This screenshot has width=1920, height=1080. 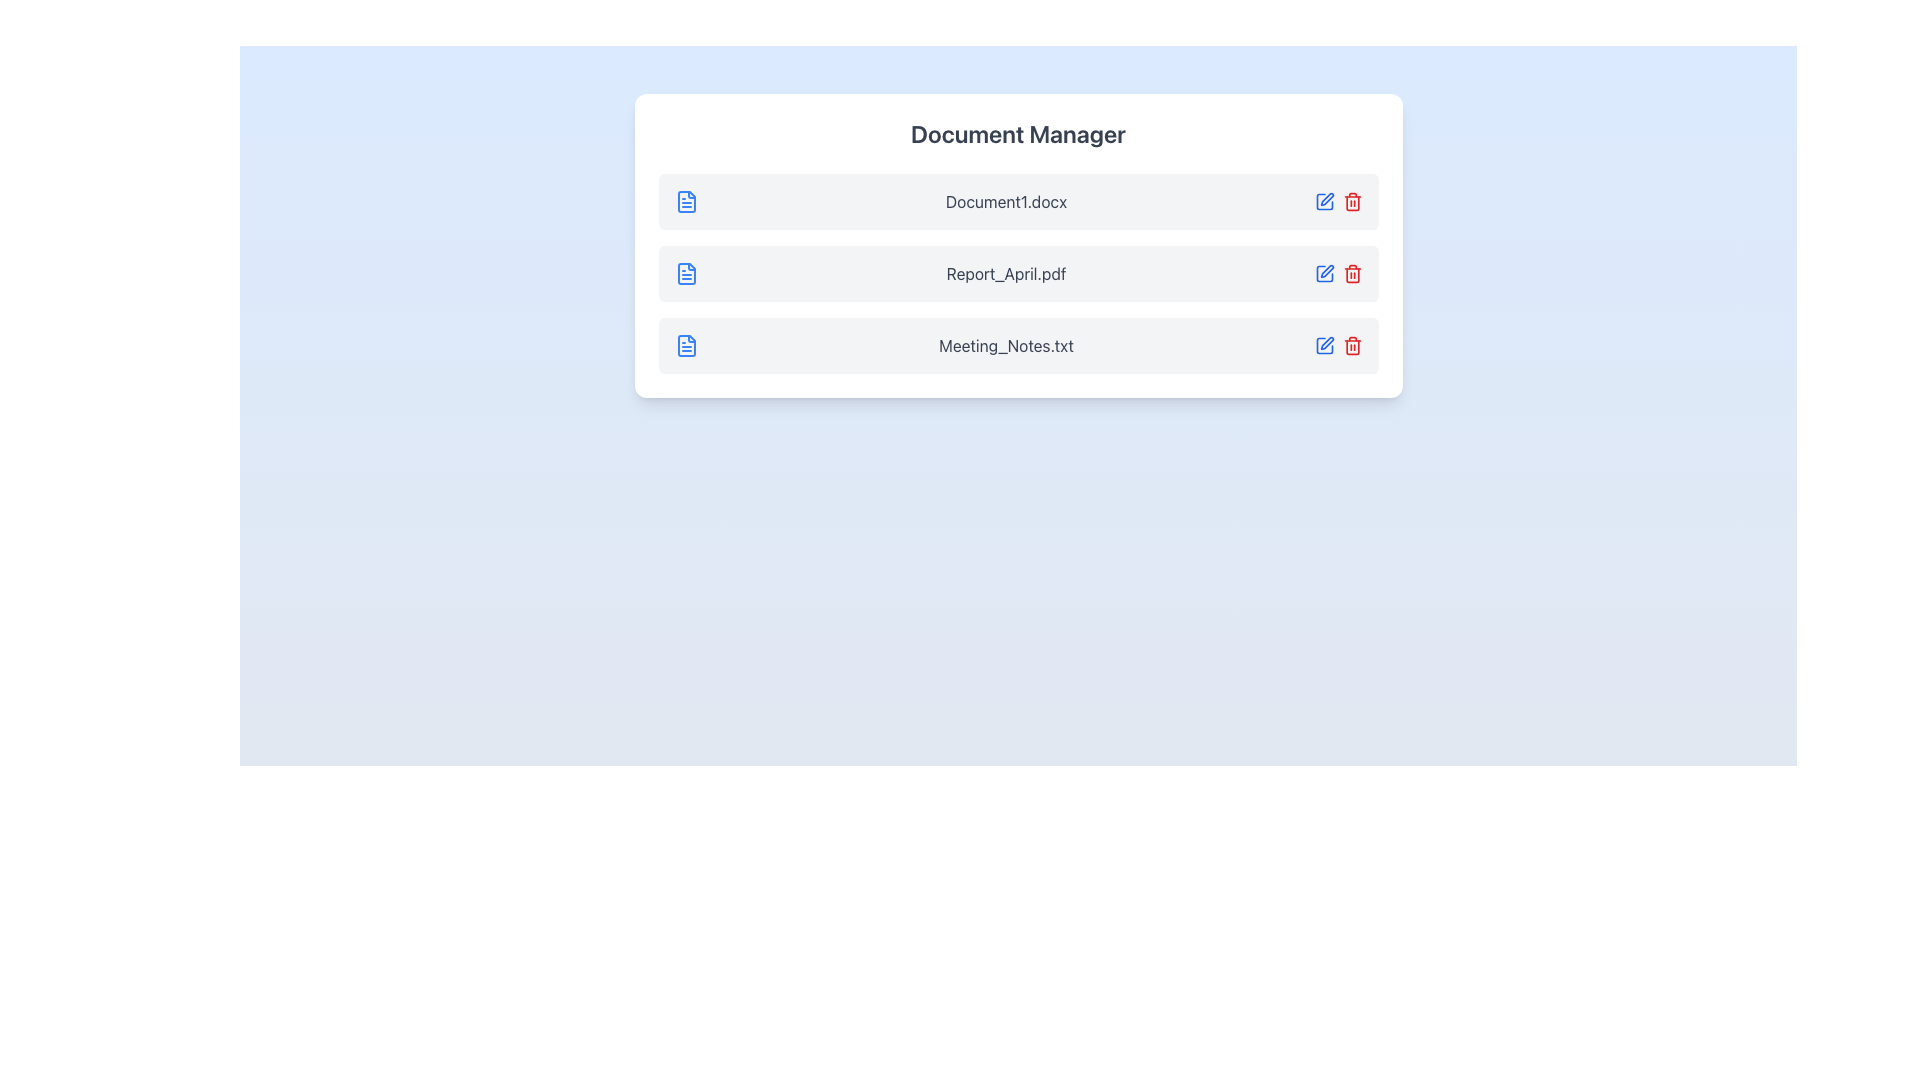 What do you see at coordinates (686, 201) in the screenshot?
I see `the document file icon associated with the first file entry labeled 'Document1.docx'` at bounding box center [686, 201].